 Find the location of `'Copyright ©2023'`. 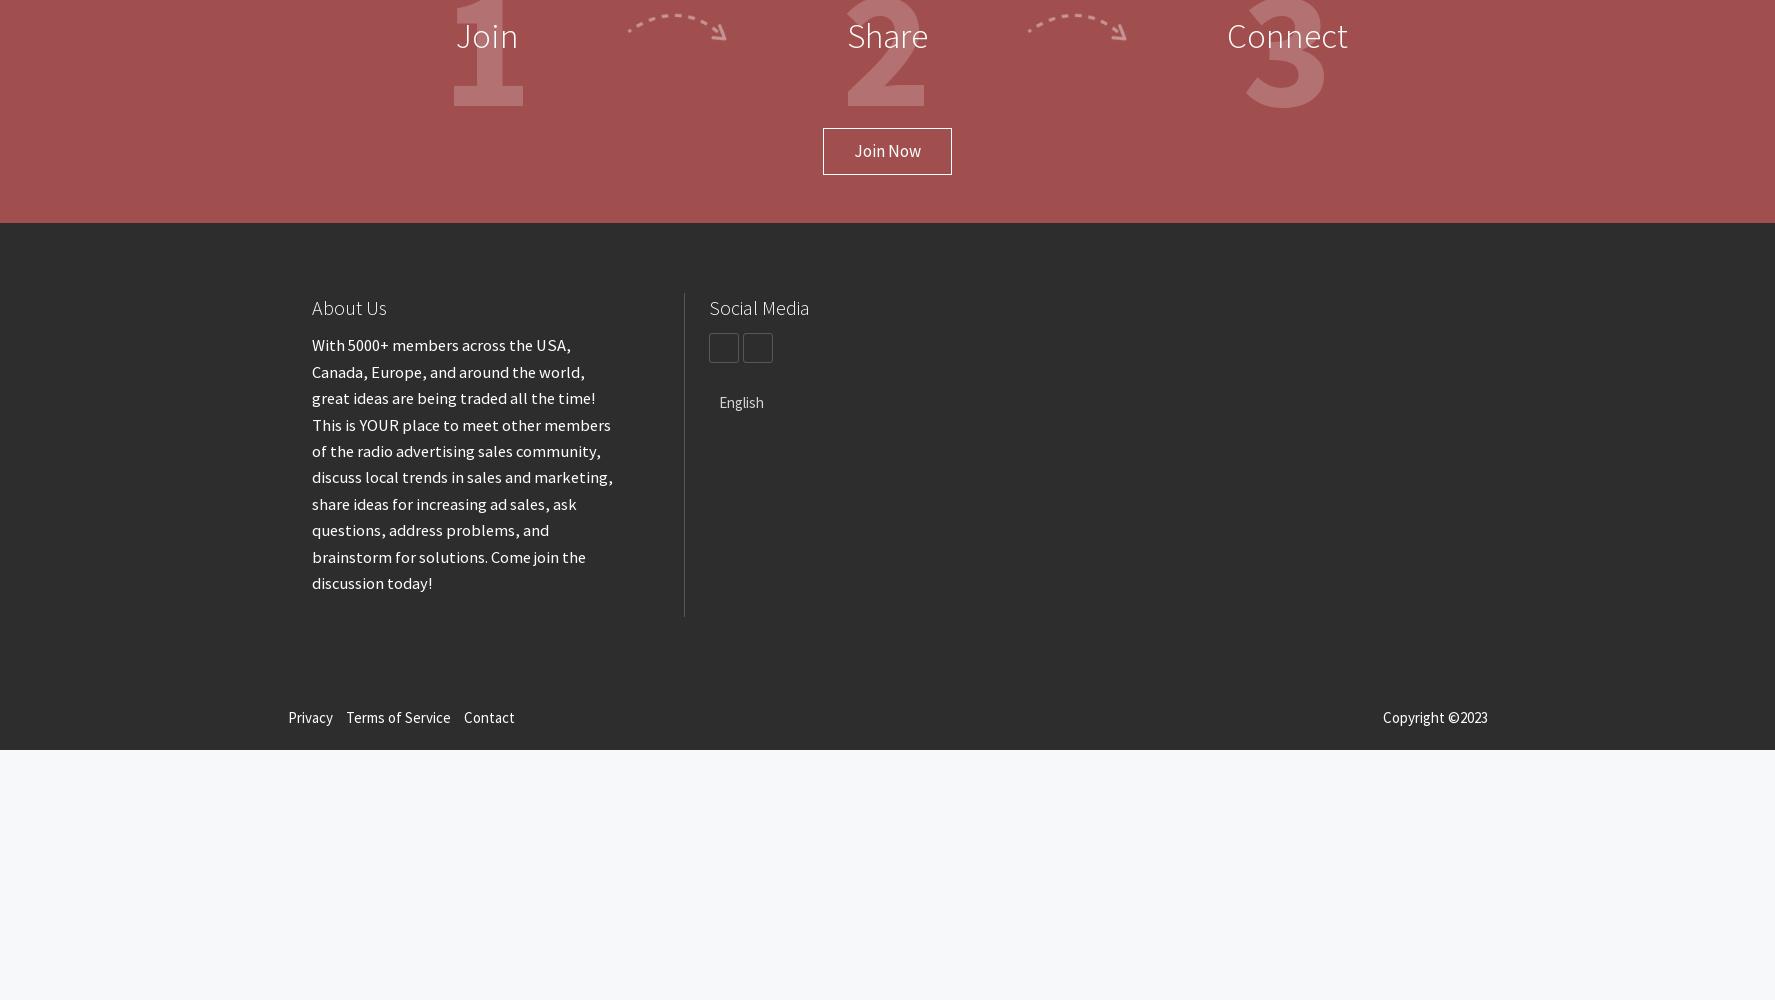

'Copyright ©2023' is located at coordinates (1382, 716).